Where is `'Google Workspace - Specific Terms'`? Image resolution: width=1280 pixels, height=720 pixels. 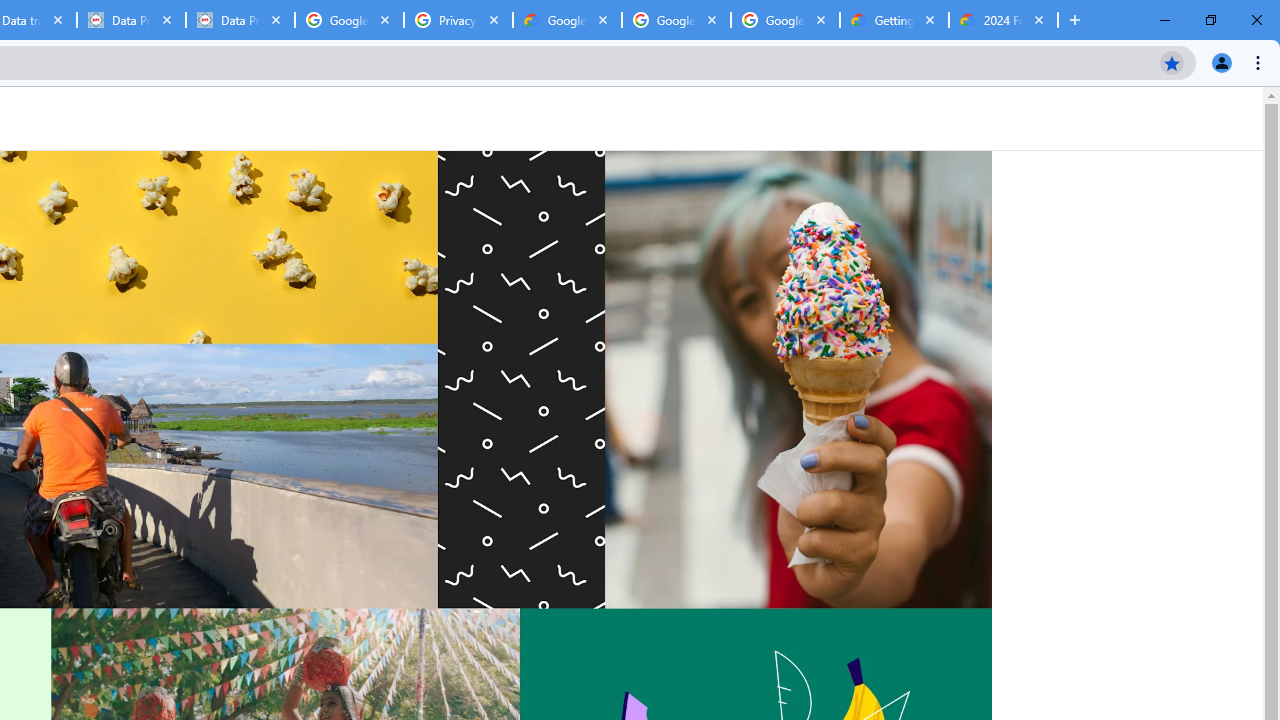 'Google Workspace - Specific Terms' is located at coordinates (676, 20).